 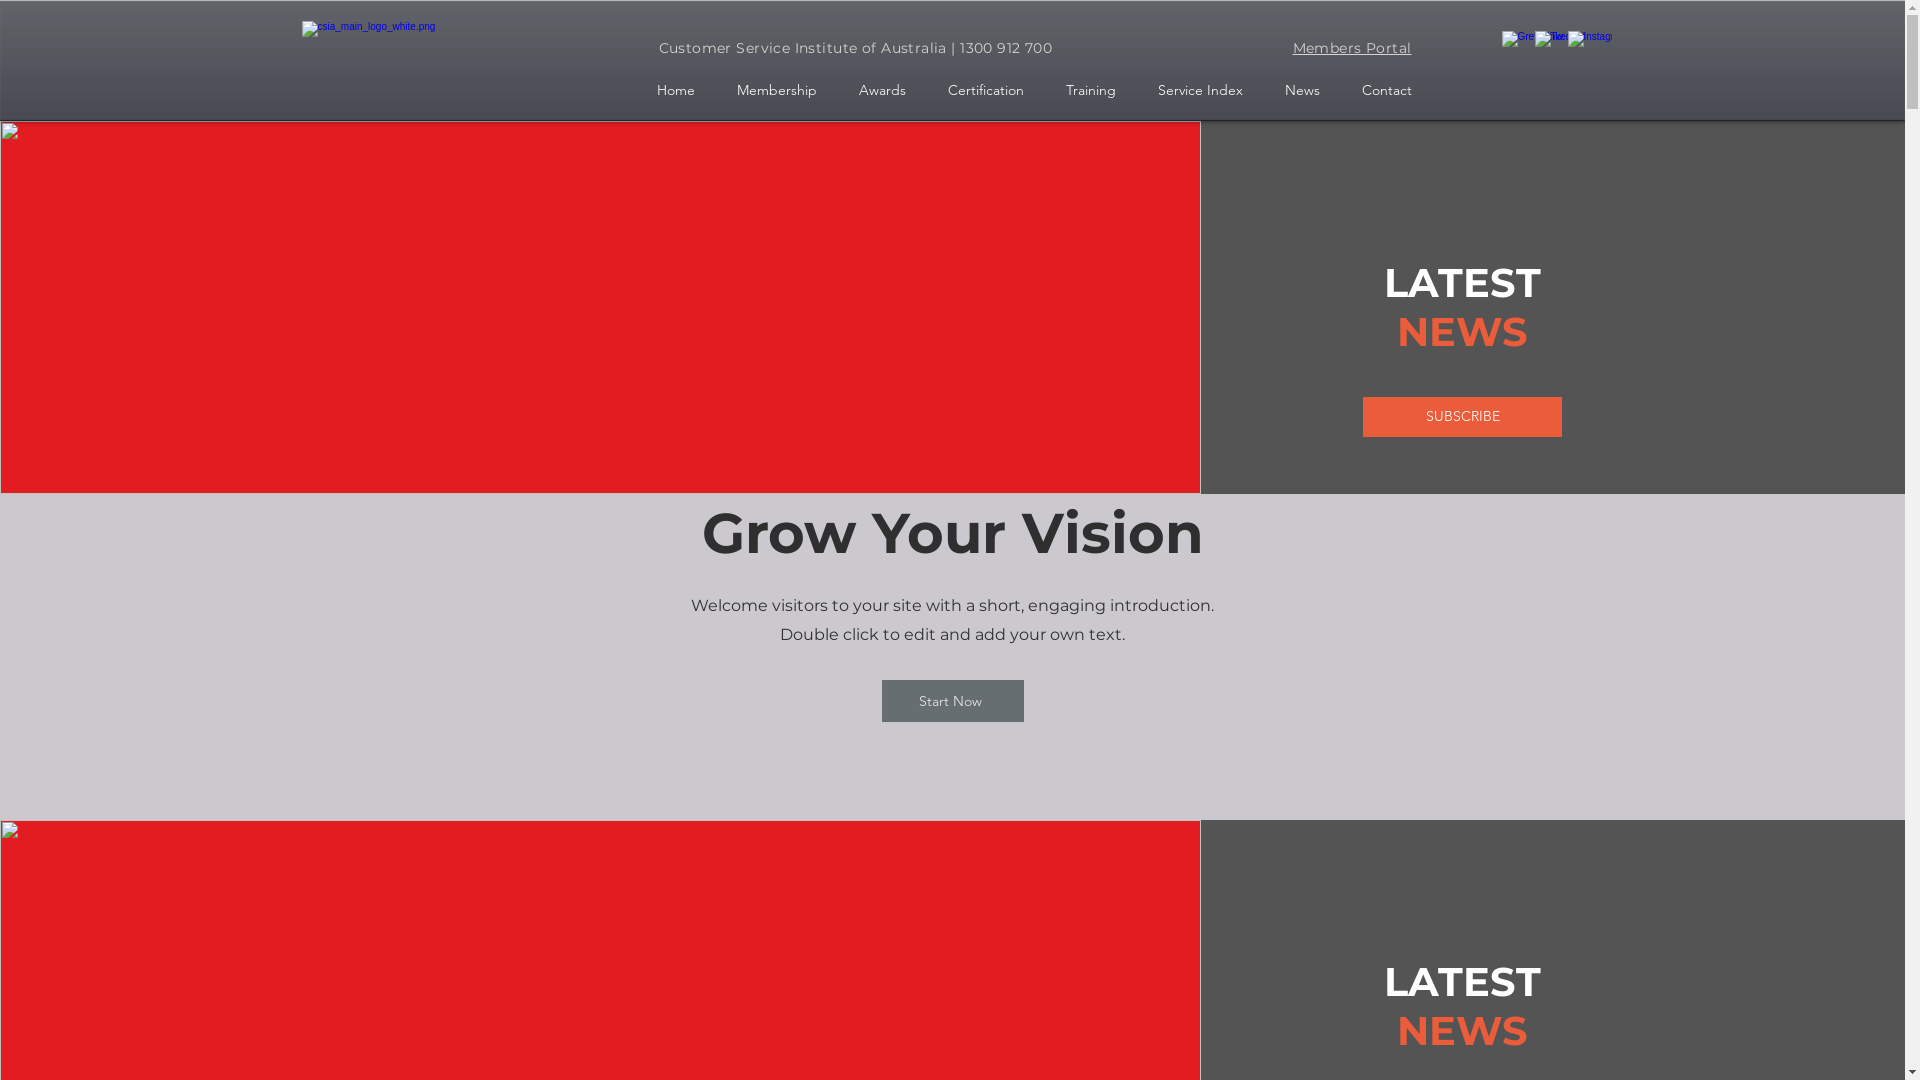 I want to click on 'Training', so click(x=1088, y=90).